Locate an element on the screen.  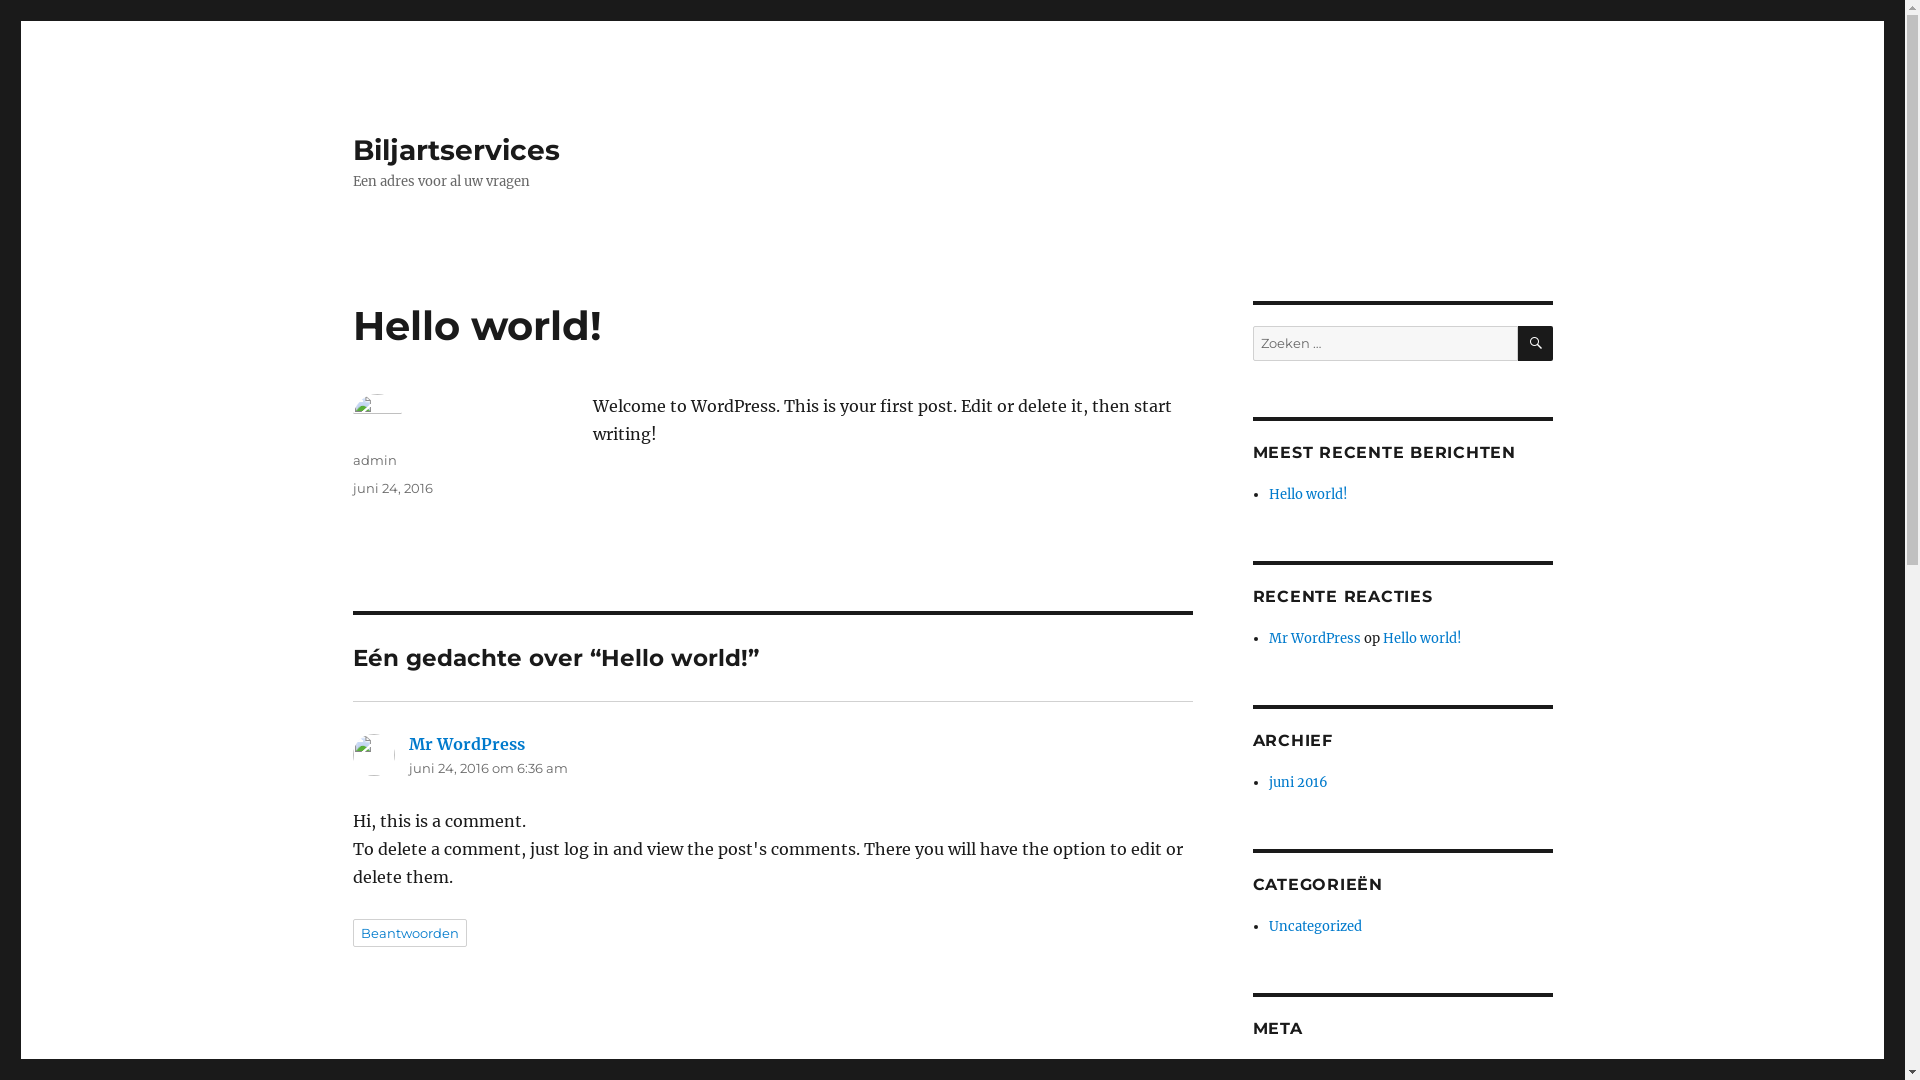
'Biljartservices' is located at coordinates (454, 149).